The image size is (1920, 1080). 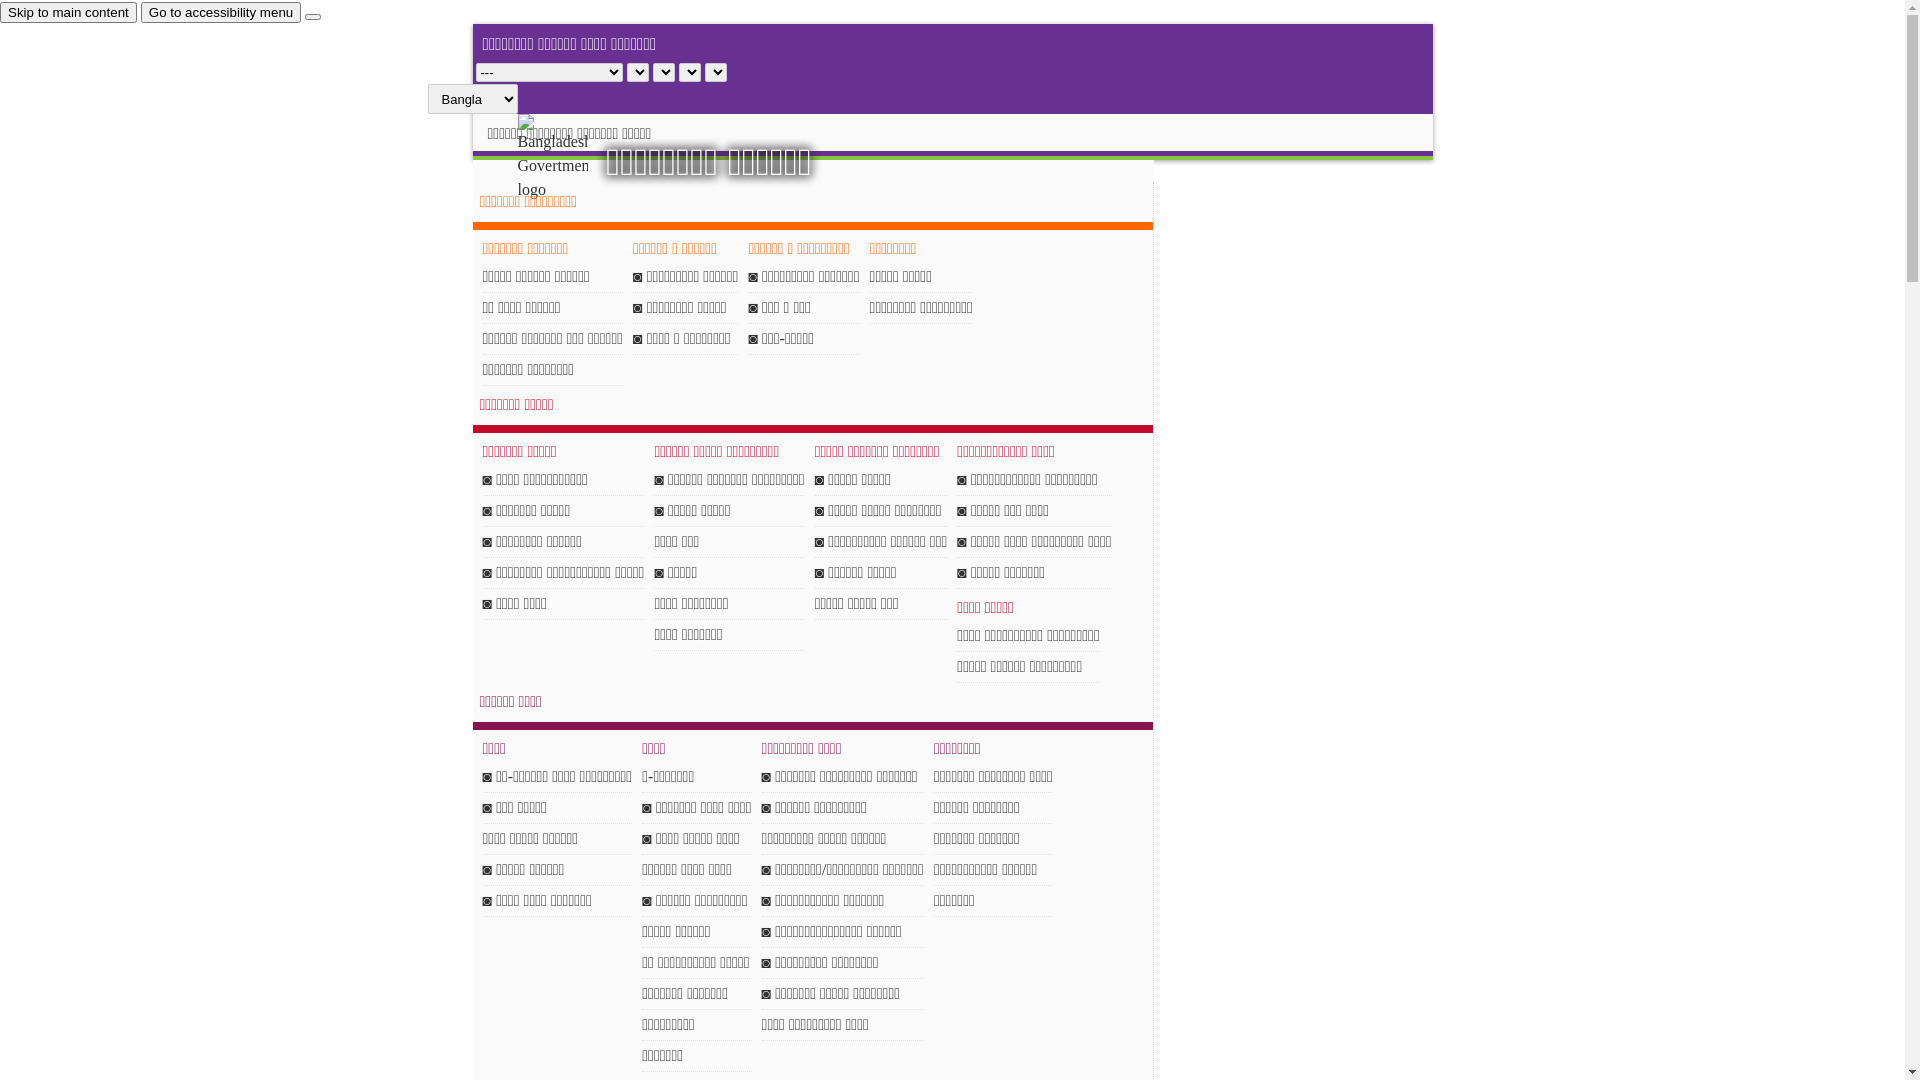 What do you see at coordinates (311, 16) in the screenshot?
I see `'close'` at bounding box center [311, 16].